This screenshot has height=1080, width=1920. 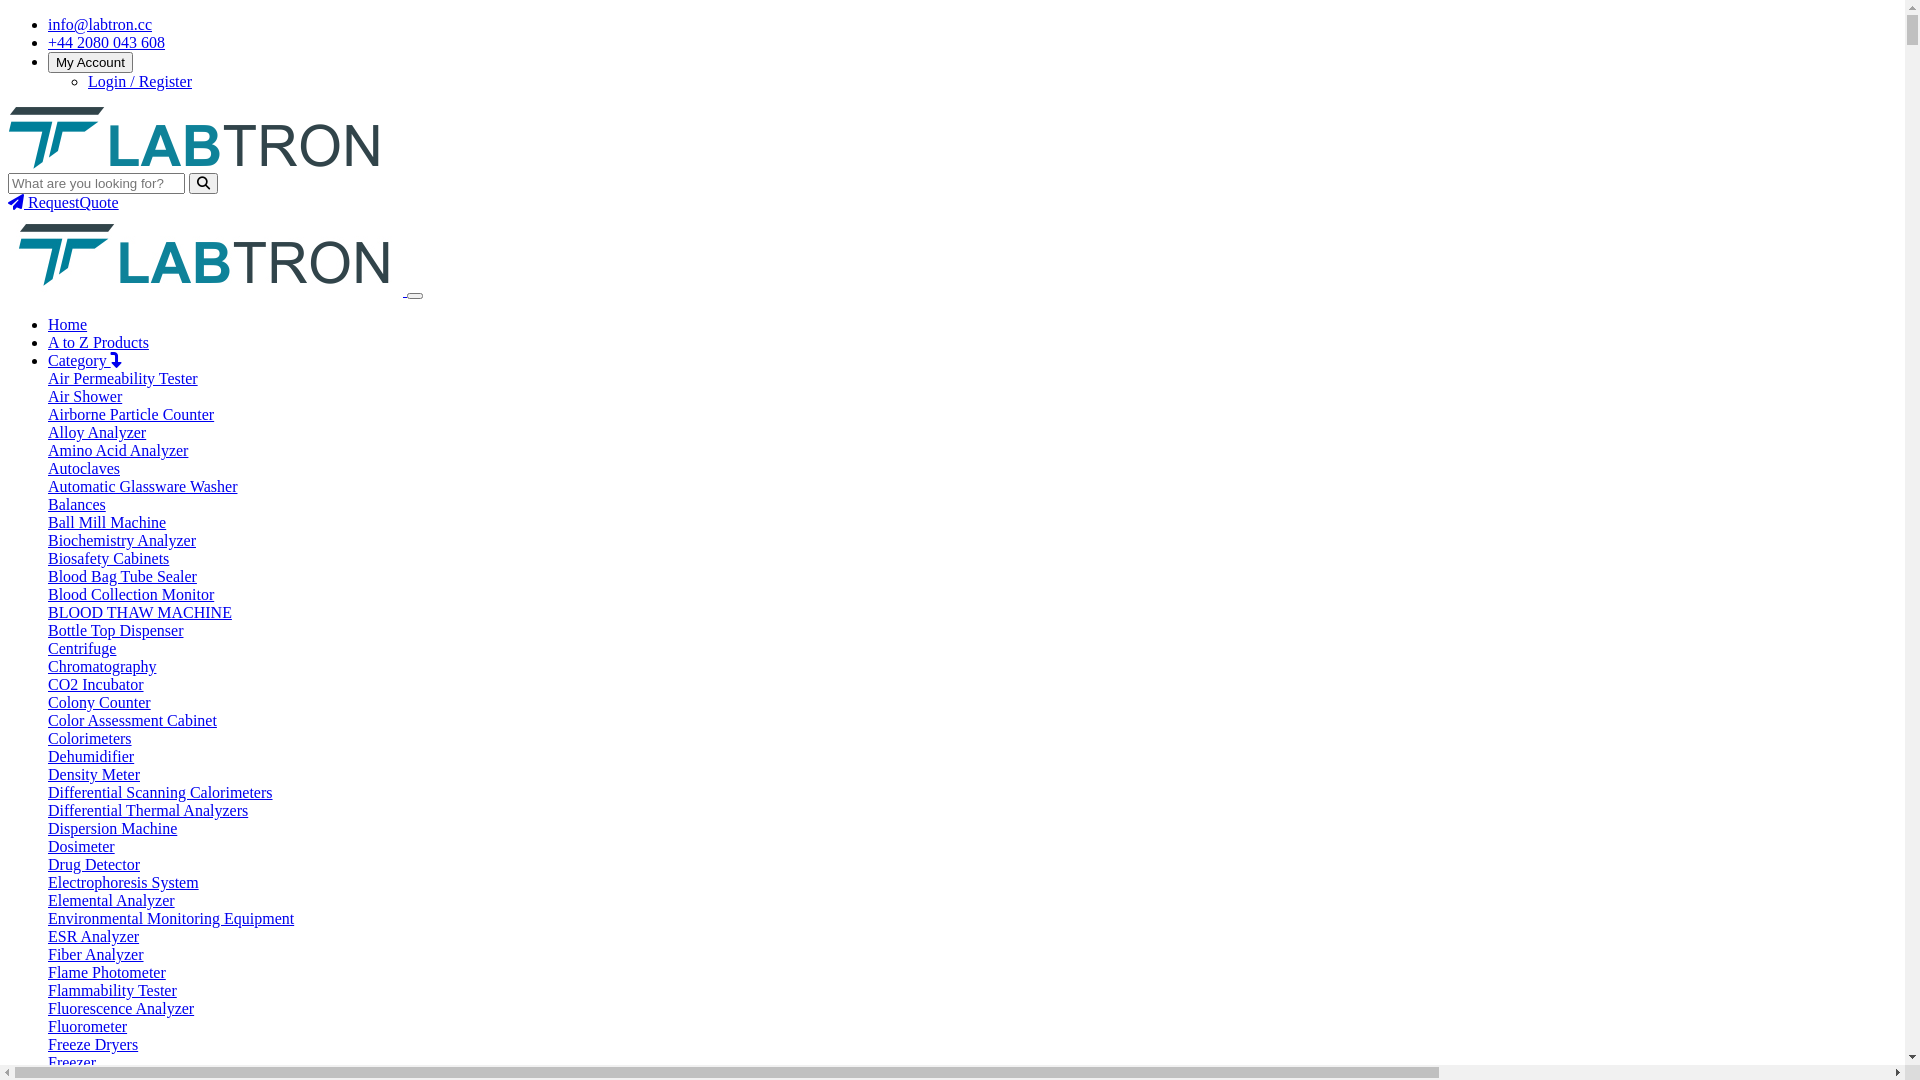 I want to click on 'CO2 Incubator', so click(x=48, y=683).